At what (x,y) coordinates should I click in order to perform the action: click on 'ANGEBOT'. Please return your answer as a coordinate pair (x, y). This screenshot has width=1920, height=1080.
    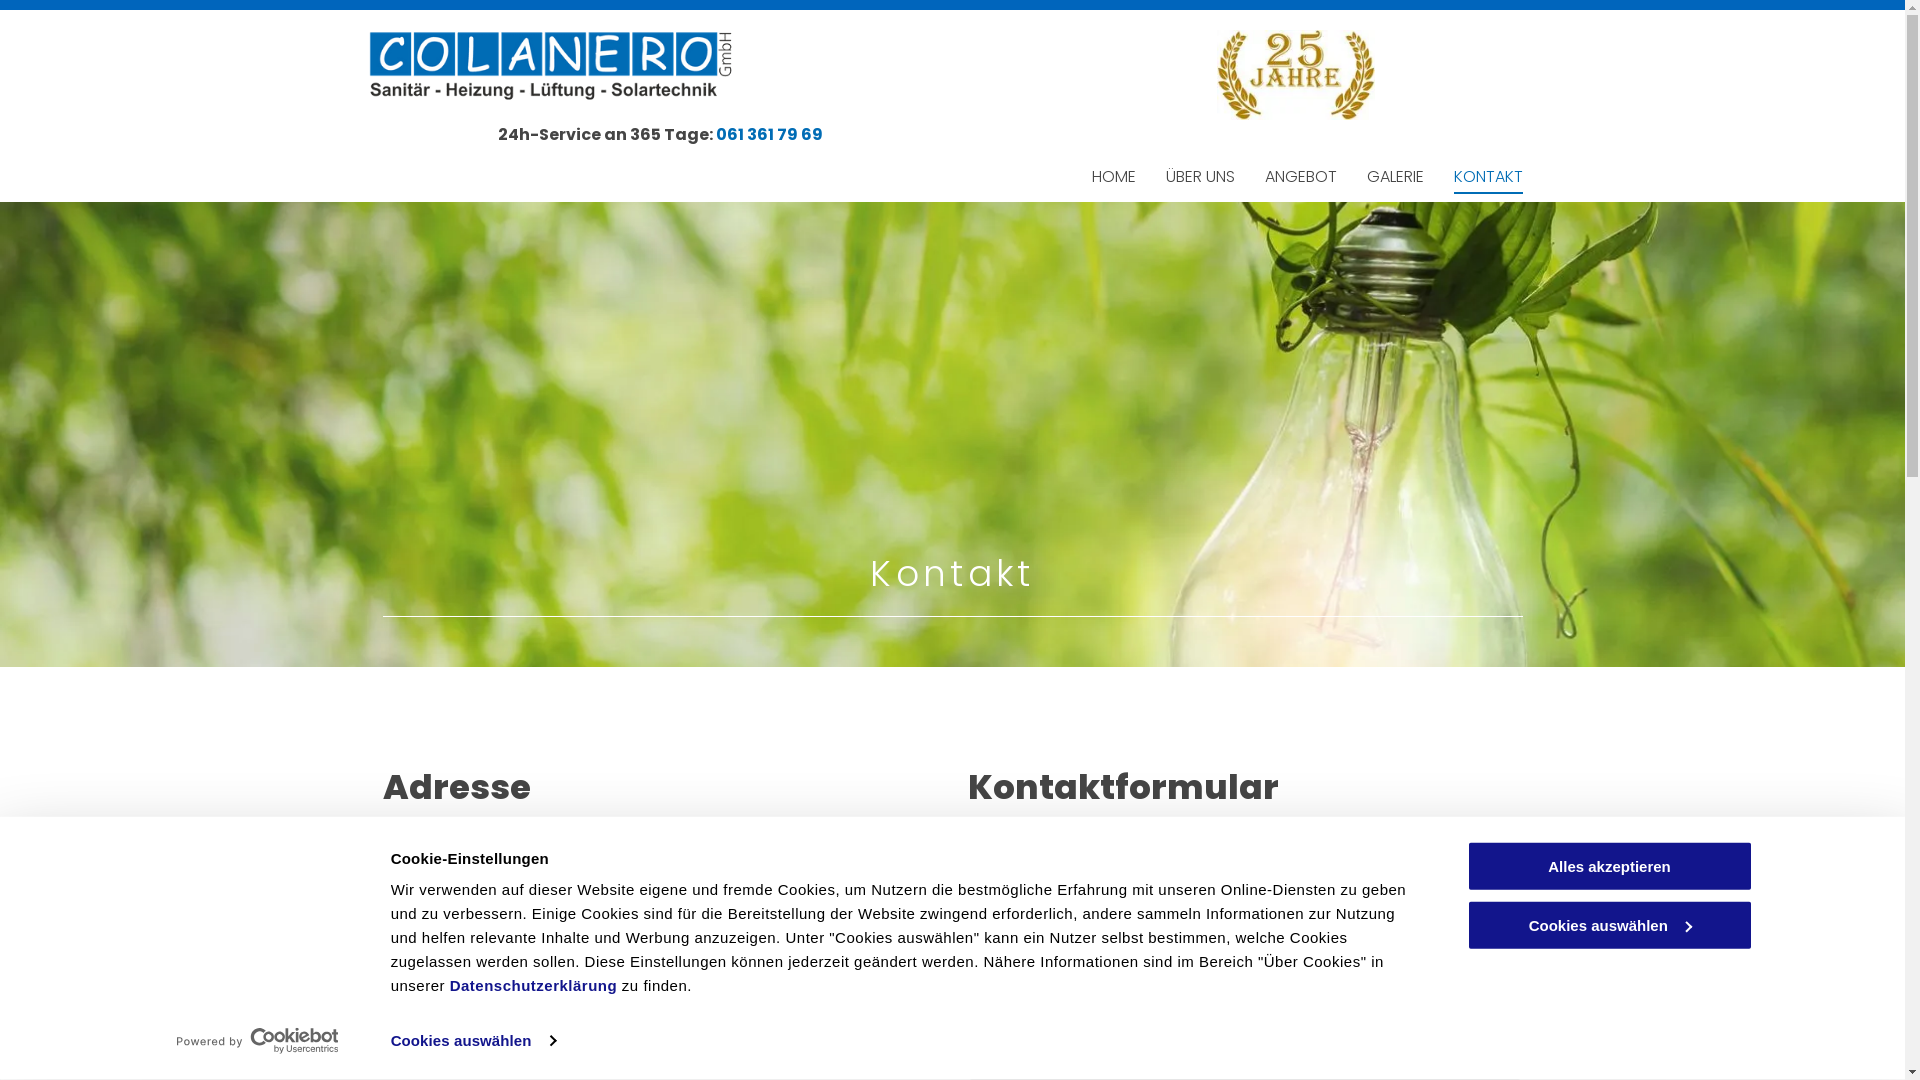
    Looking at the image, I should click on (1300, 176).